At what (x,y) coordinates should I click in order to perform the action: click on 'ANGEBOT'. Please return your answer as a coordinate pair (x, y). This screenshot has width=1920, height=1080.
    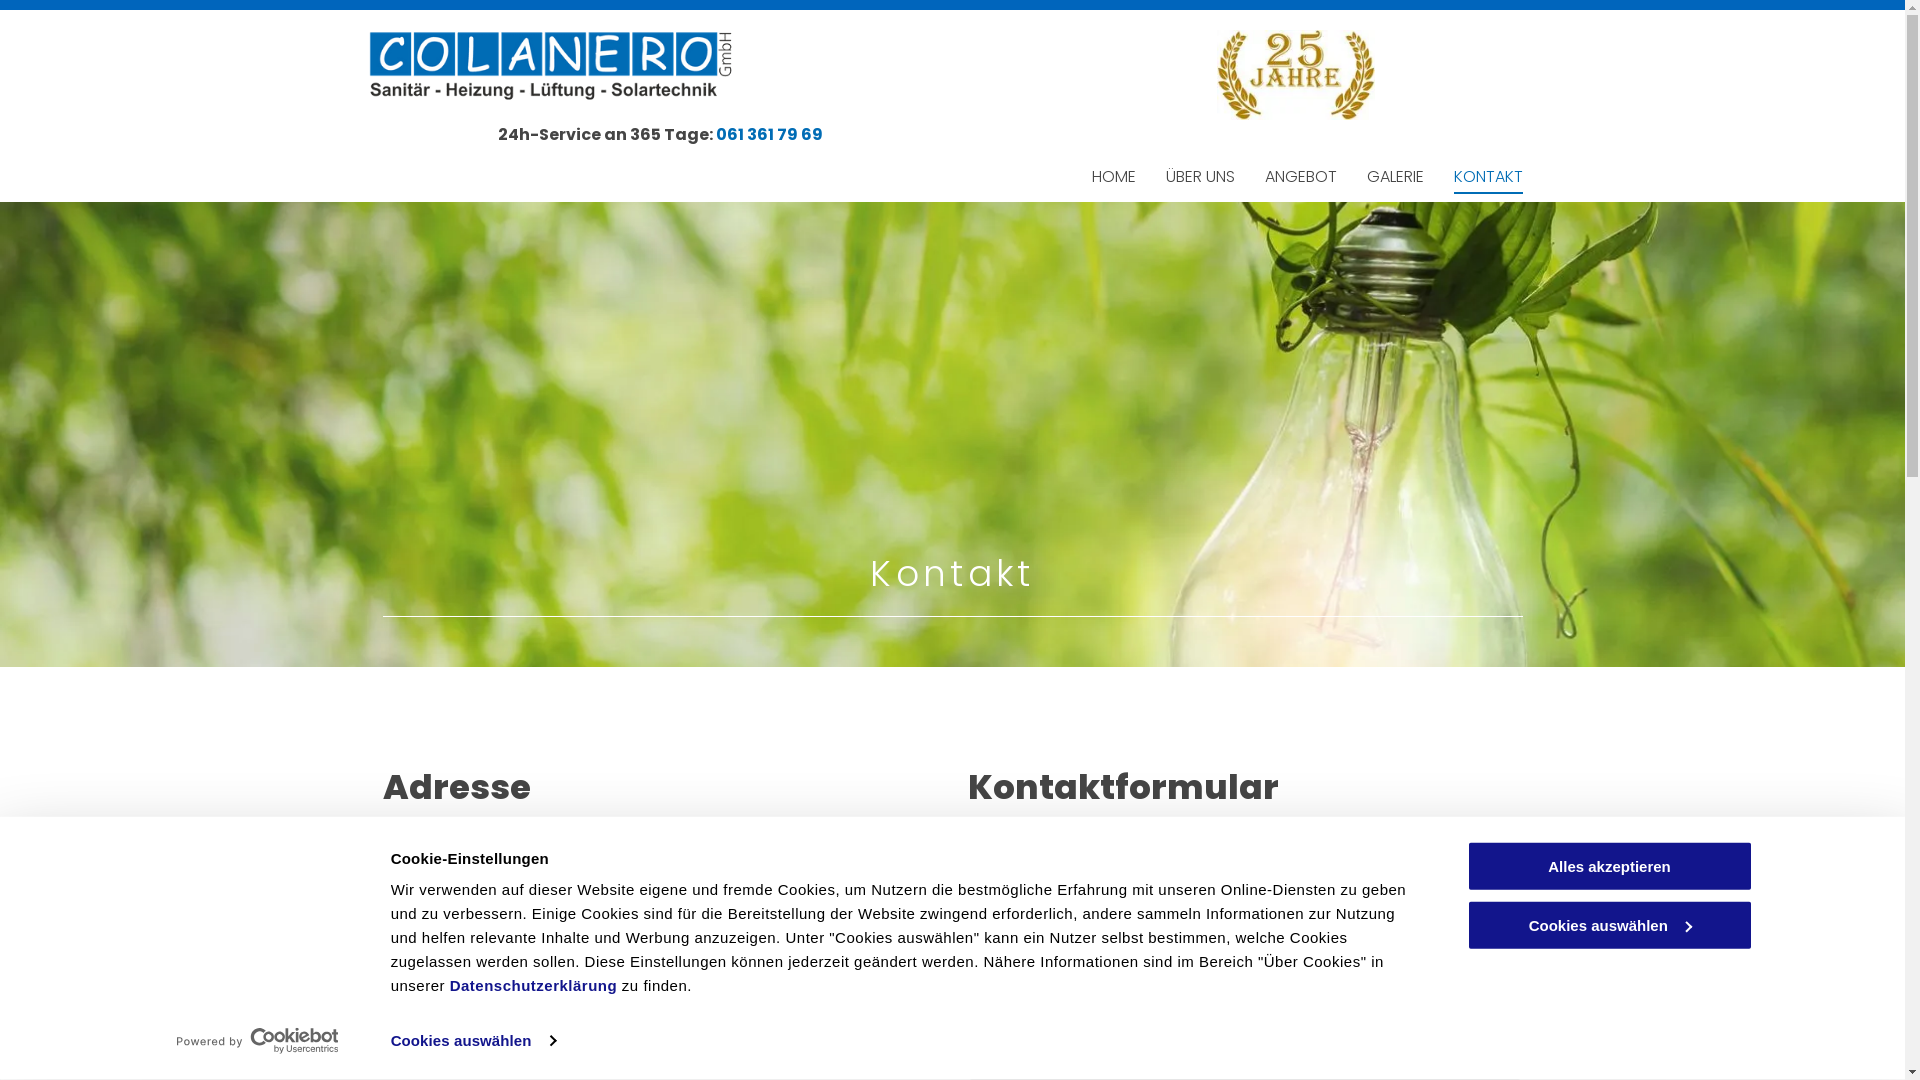
    Looking at the image, I should click on (1300, 176).